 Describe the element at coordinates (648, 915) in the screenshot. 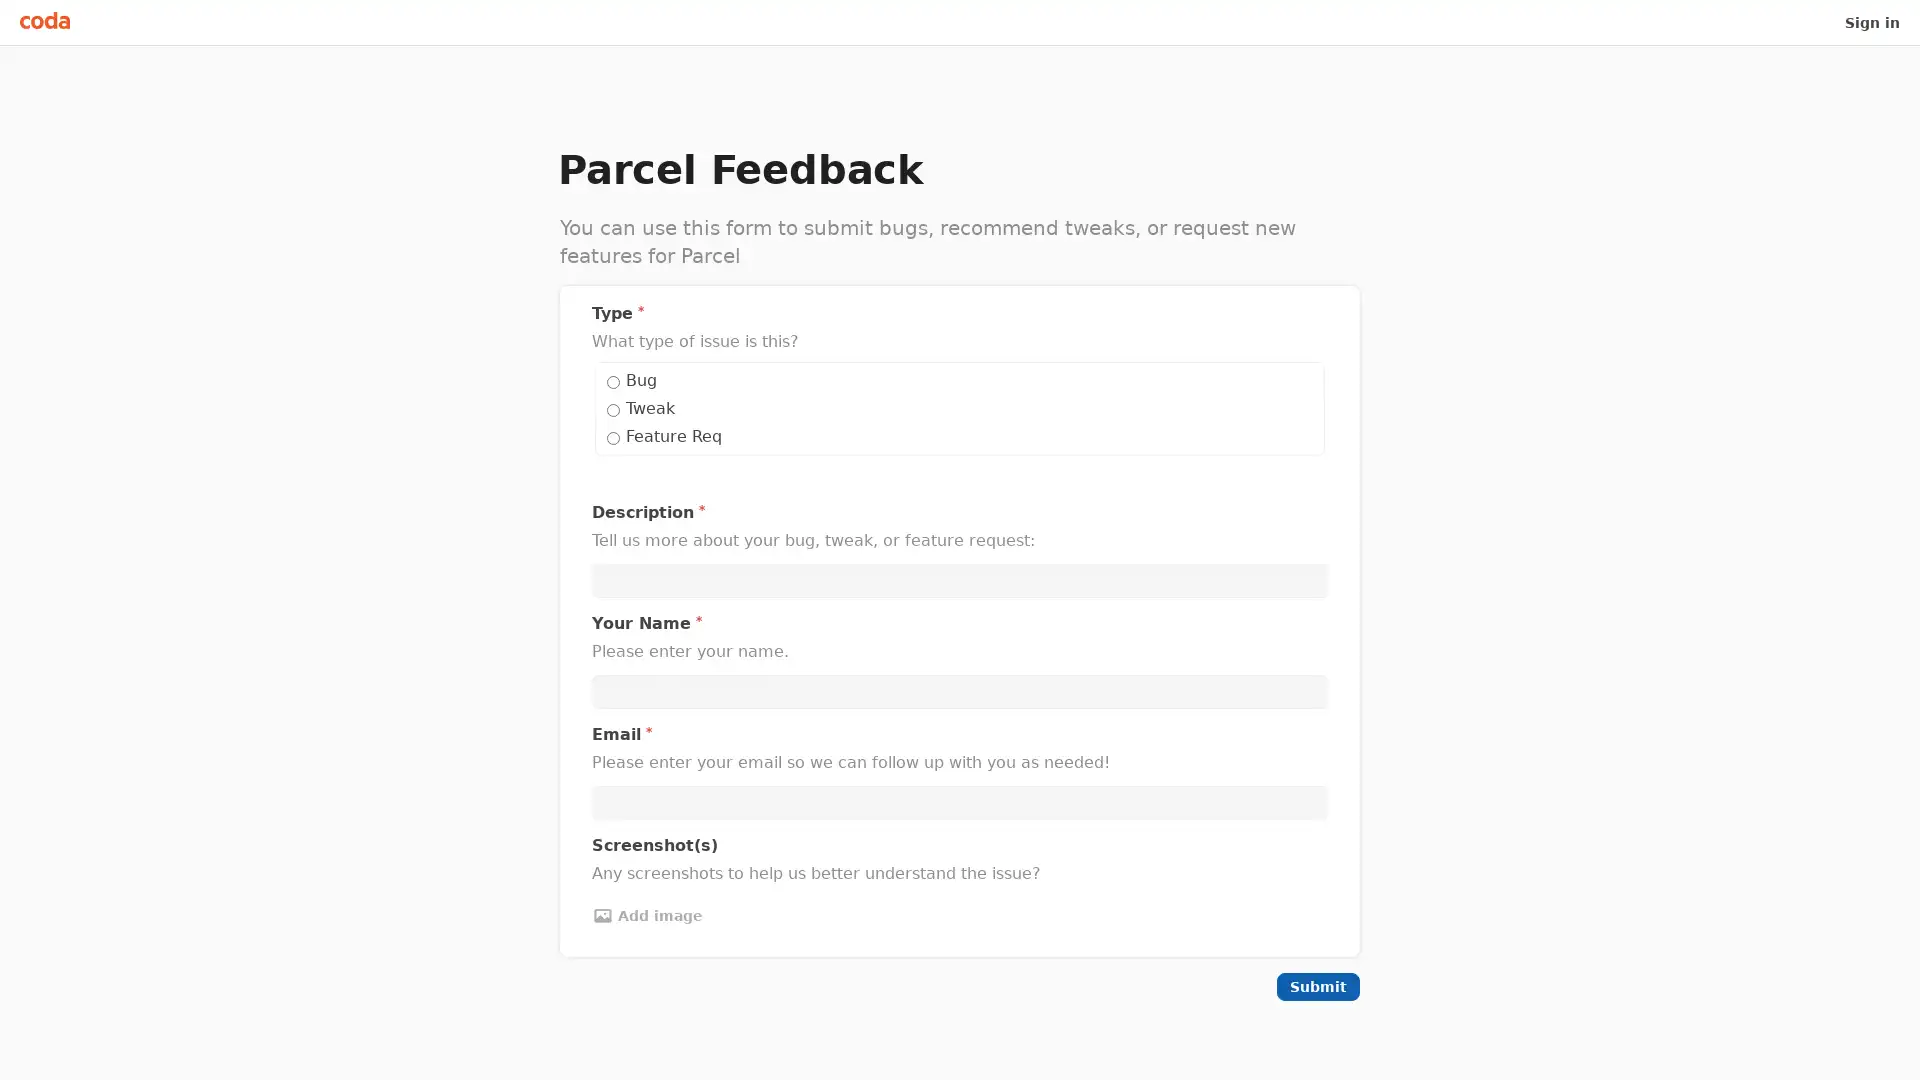

I see `Add image` at that location.